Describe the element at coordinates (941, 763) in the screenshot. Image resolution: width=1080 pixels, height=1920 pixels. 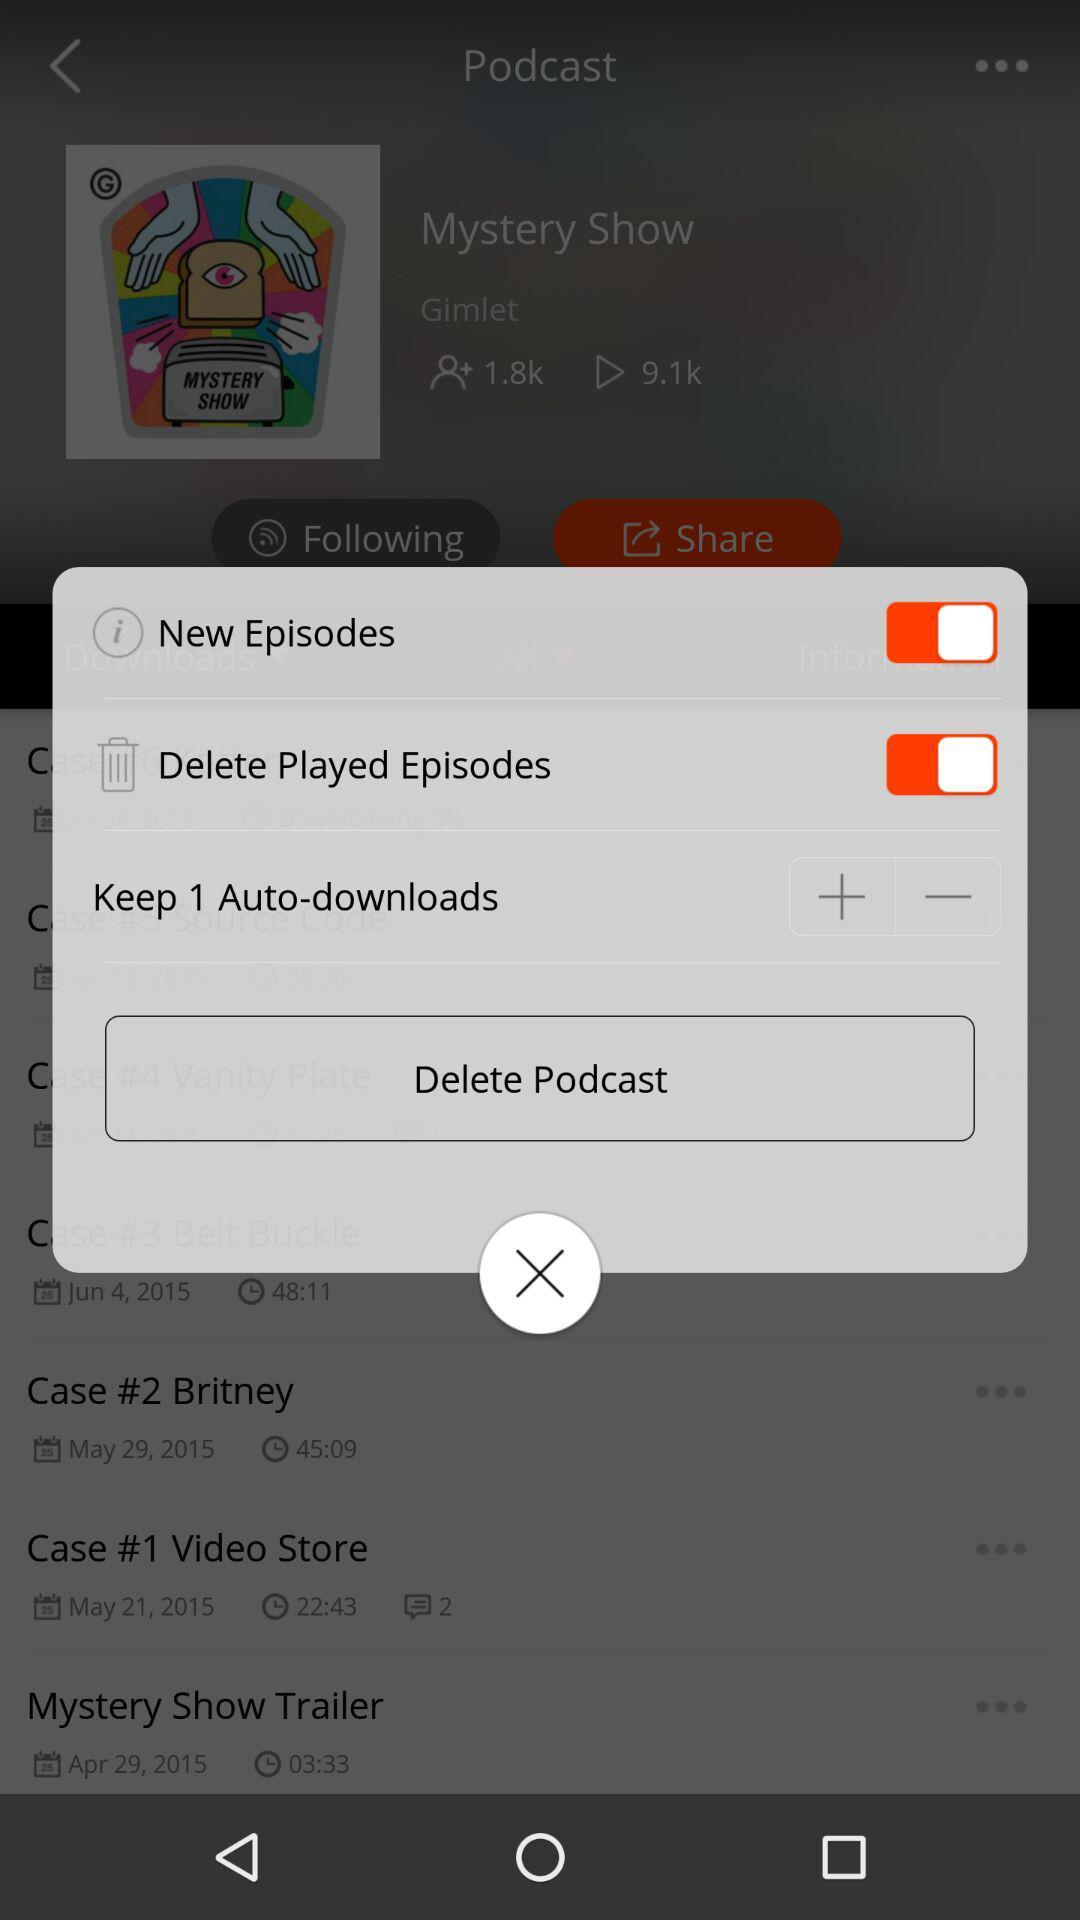
I see `episodes` at that location.